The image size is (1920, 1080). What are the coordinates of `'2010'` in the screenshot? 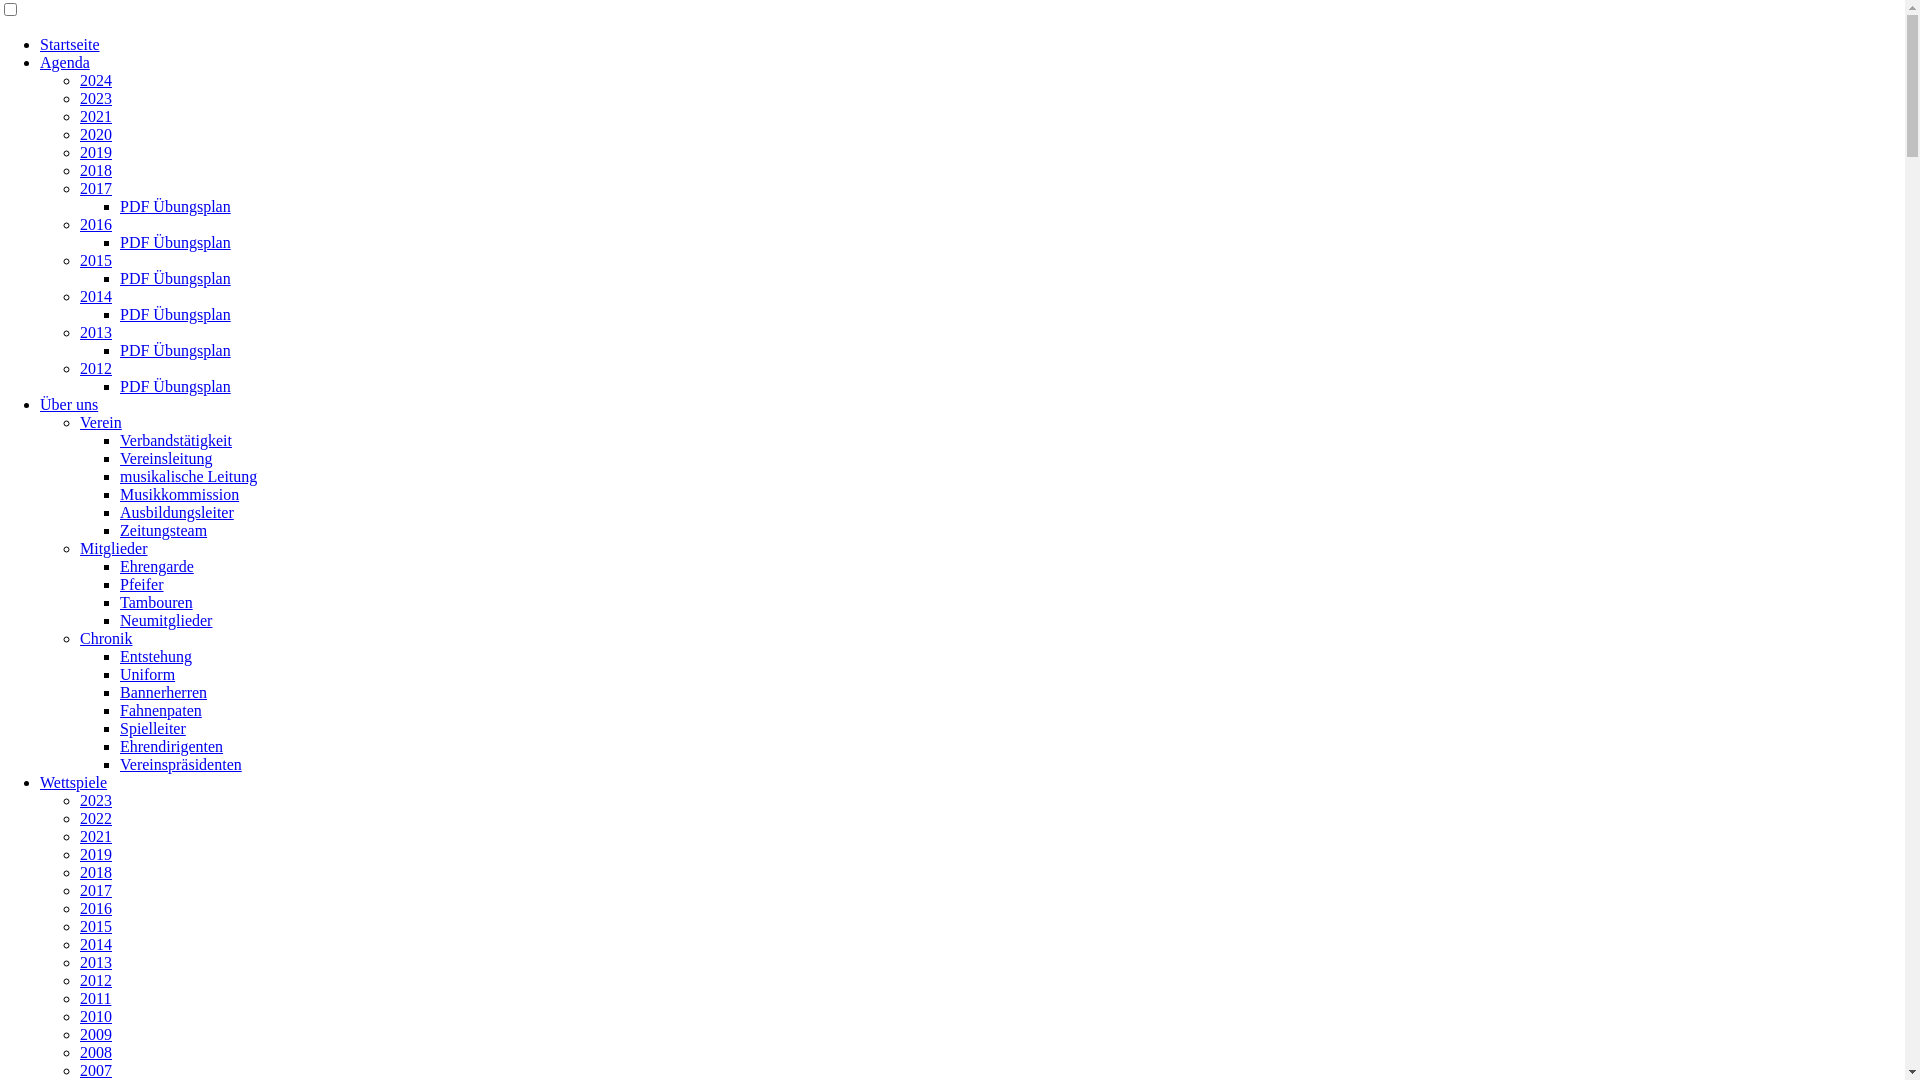 It's located at (95, 1016).